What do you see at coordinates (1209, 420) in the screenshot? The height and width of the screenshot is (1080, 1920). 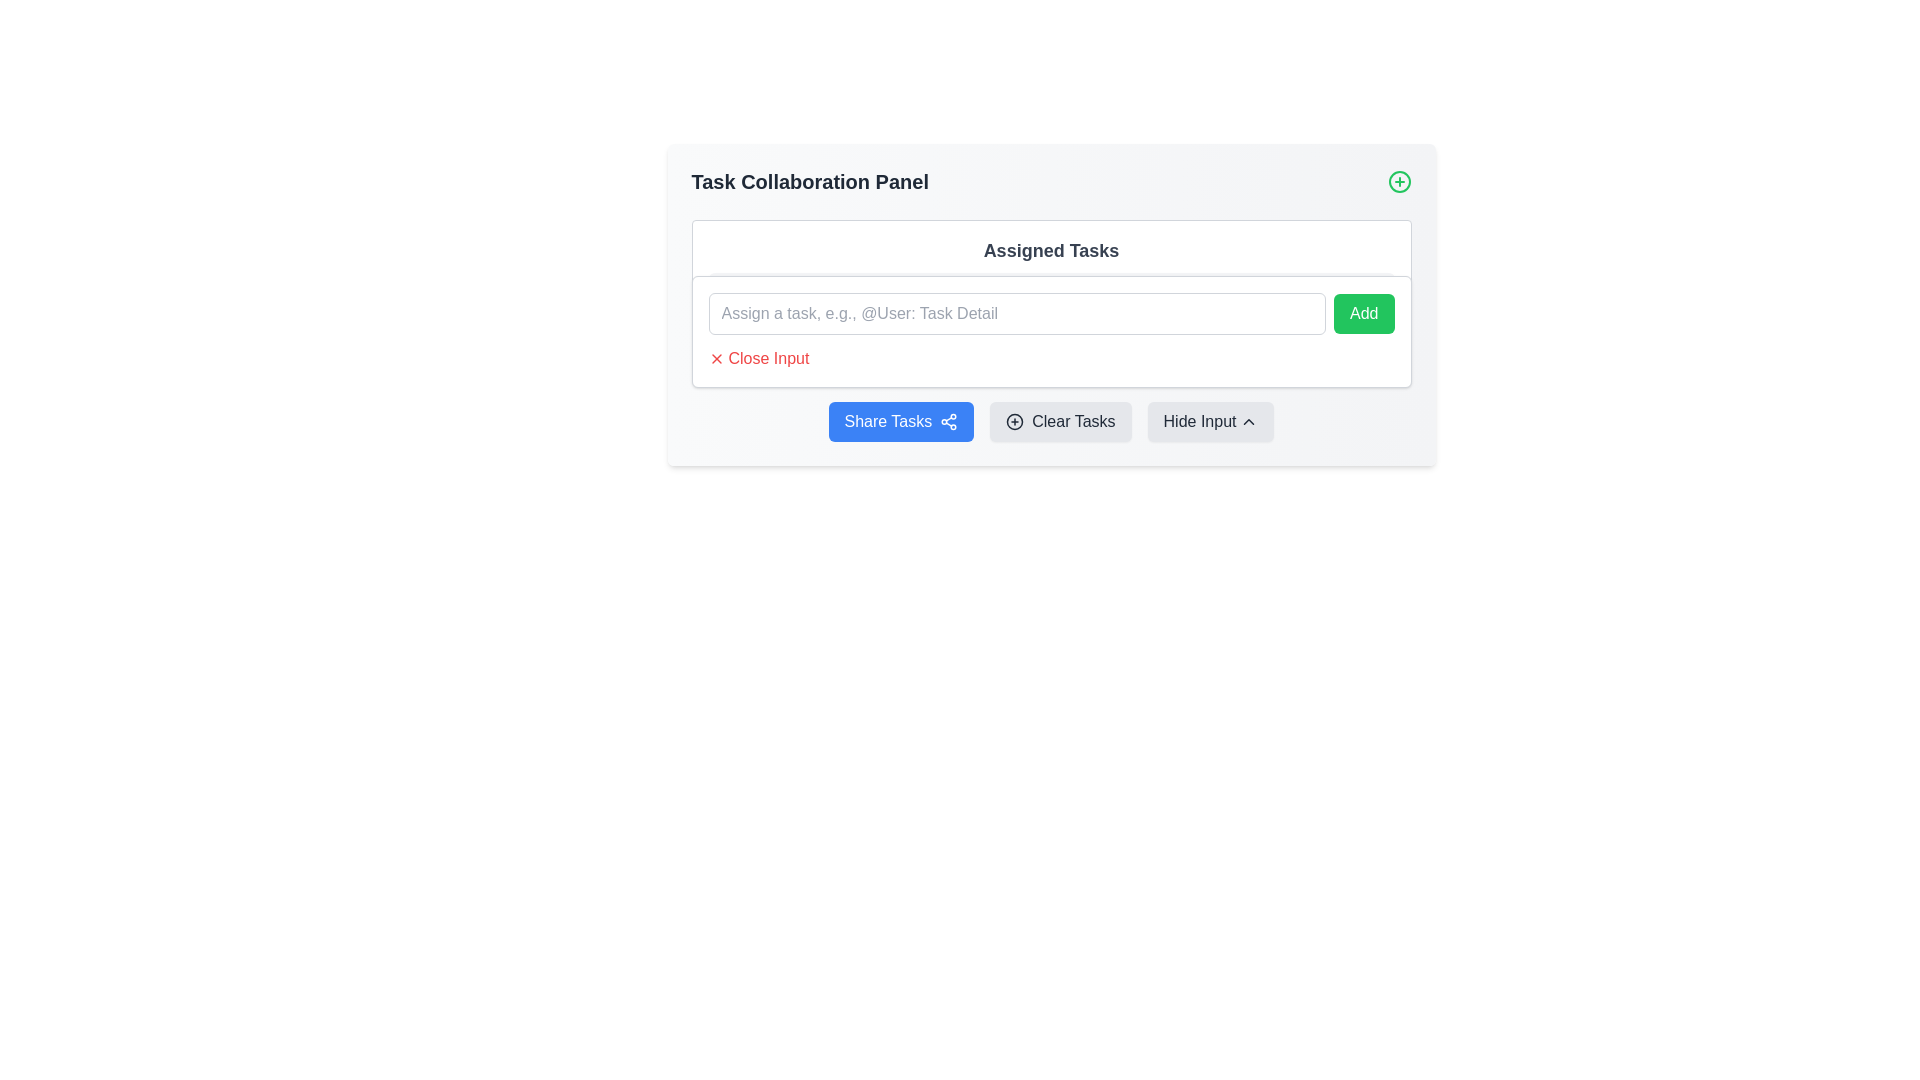 I see `the third button in the horizontal row to the right of the 'Clear Tasks' button` at bounding box center [1209, 420].